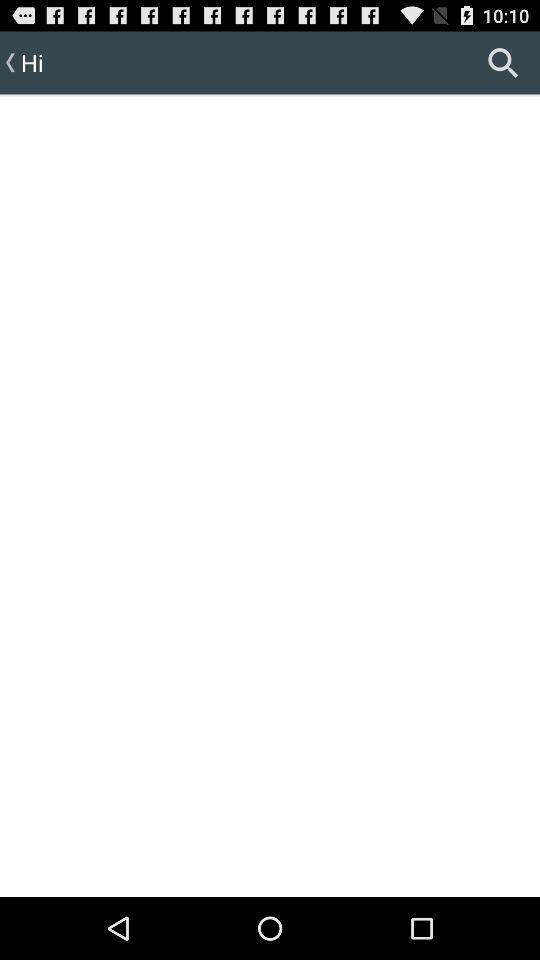 The image size is (540, 960). Describe the element at coordinates (502, 62) in the screenshot. I see `the item to the right of hi icon` at that location.